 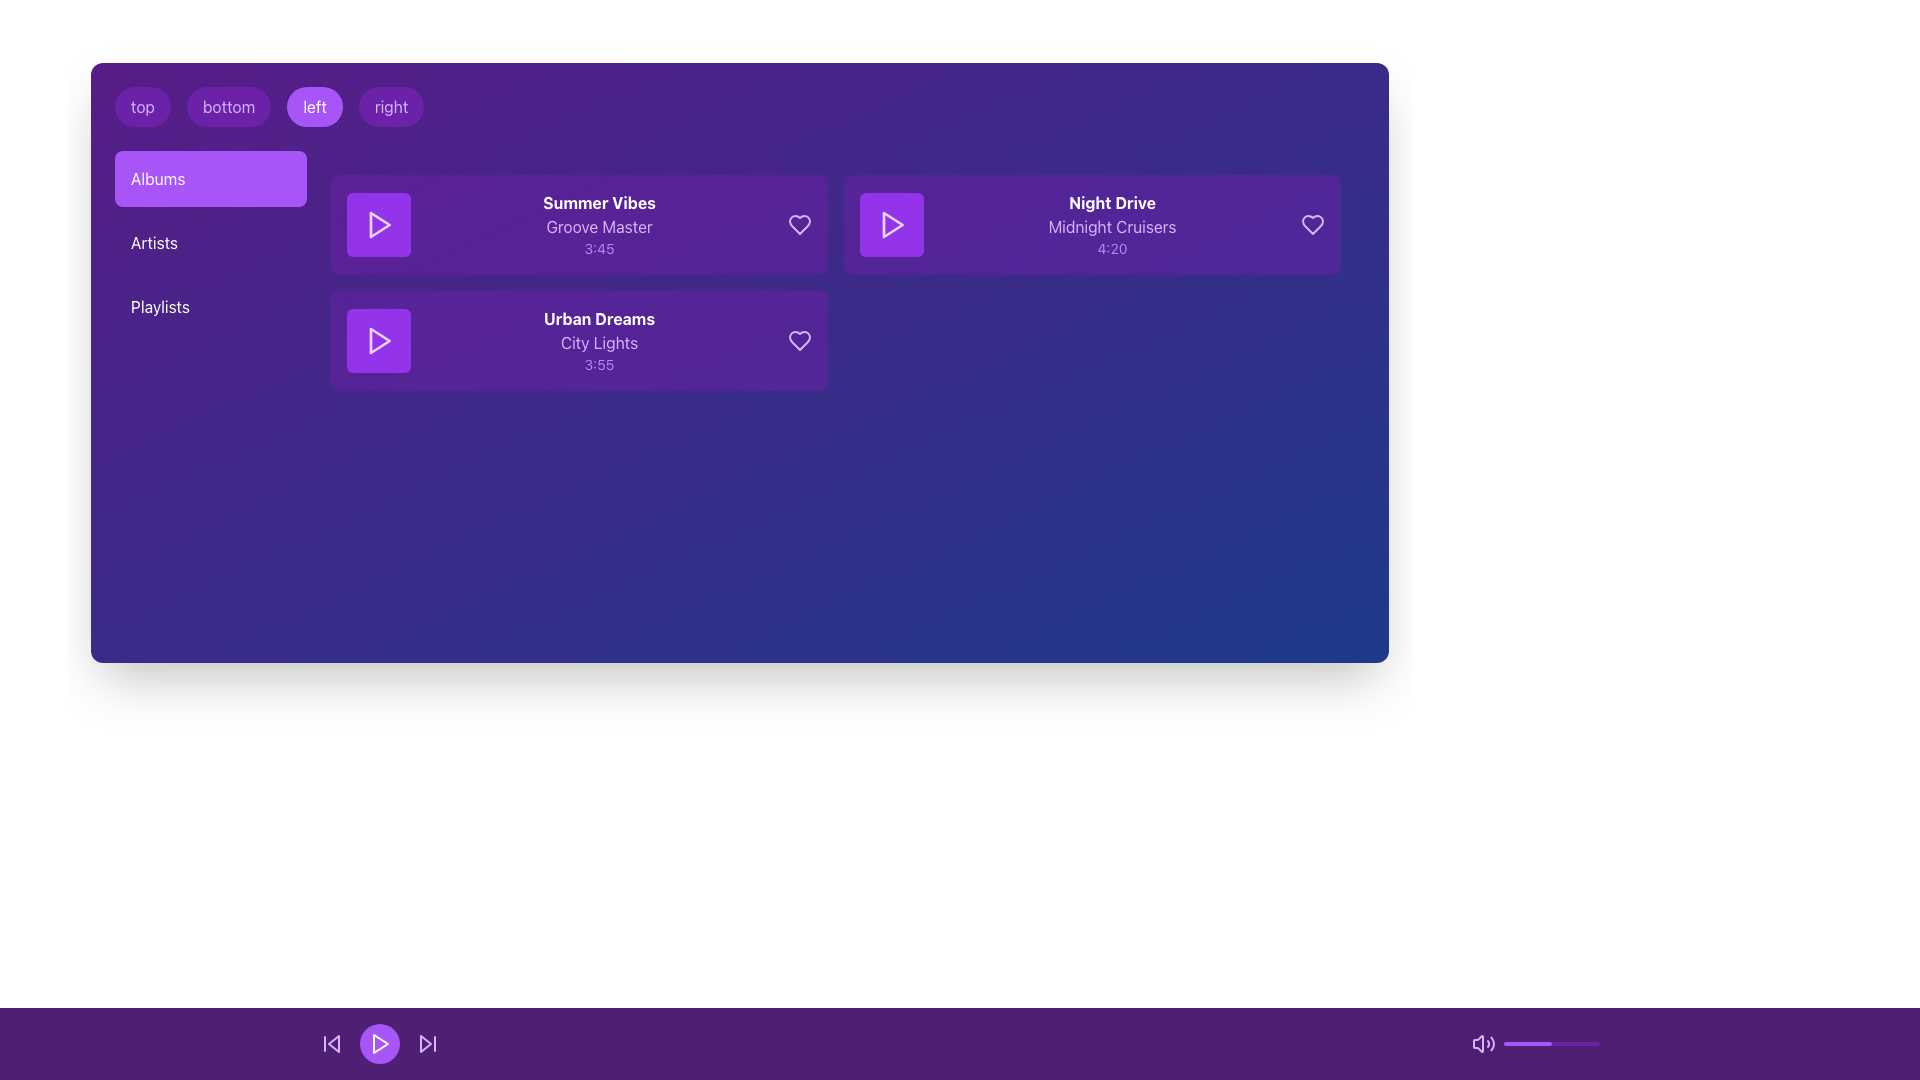 I want to click on the heart icon used for favoriting or liking the song 'Night Drive', so click(x=1313, y=224).